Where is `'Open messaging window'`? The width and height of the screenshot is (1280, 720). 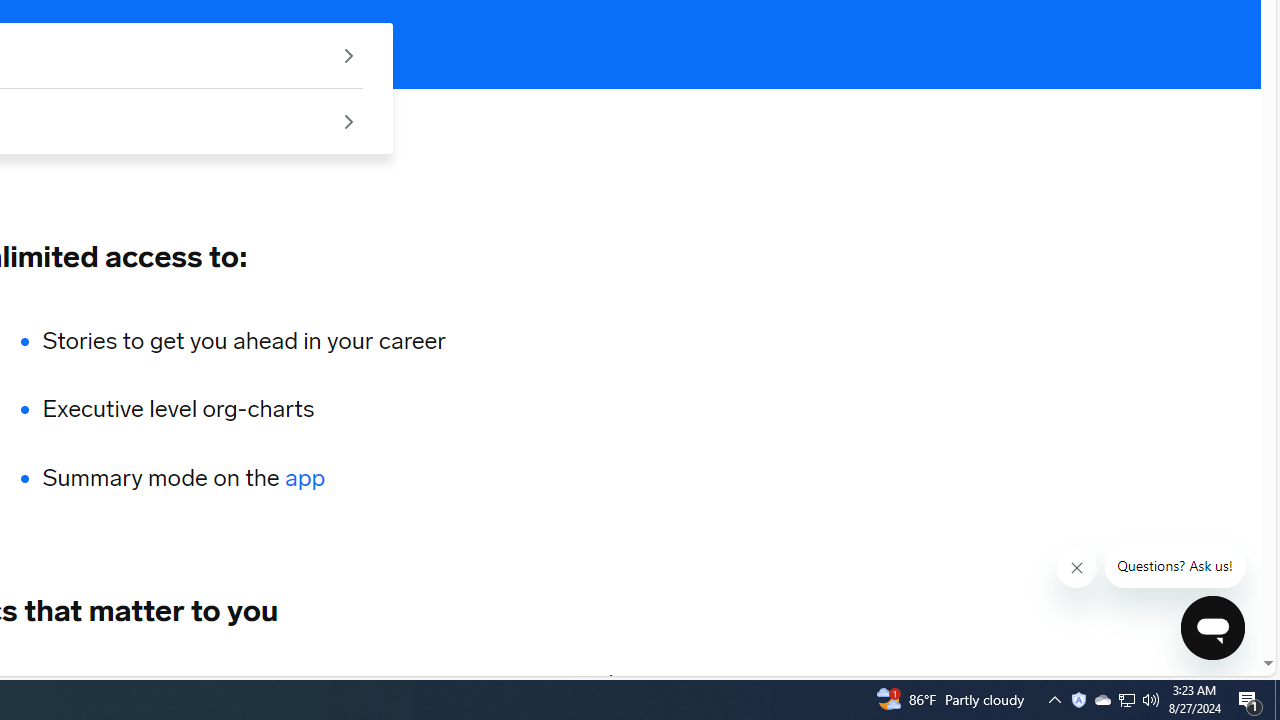
'Open messaging window' is located at coordinates (1212, 627).